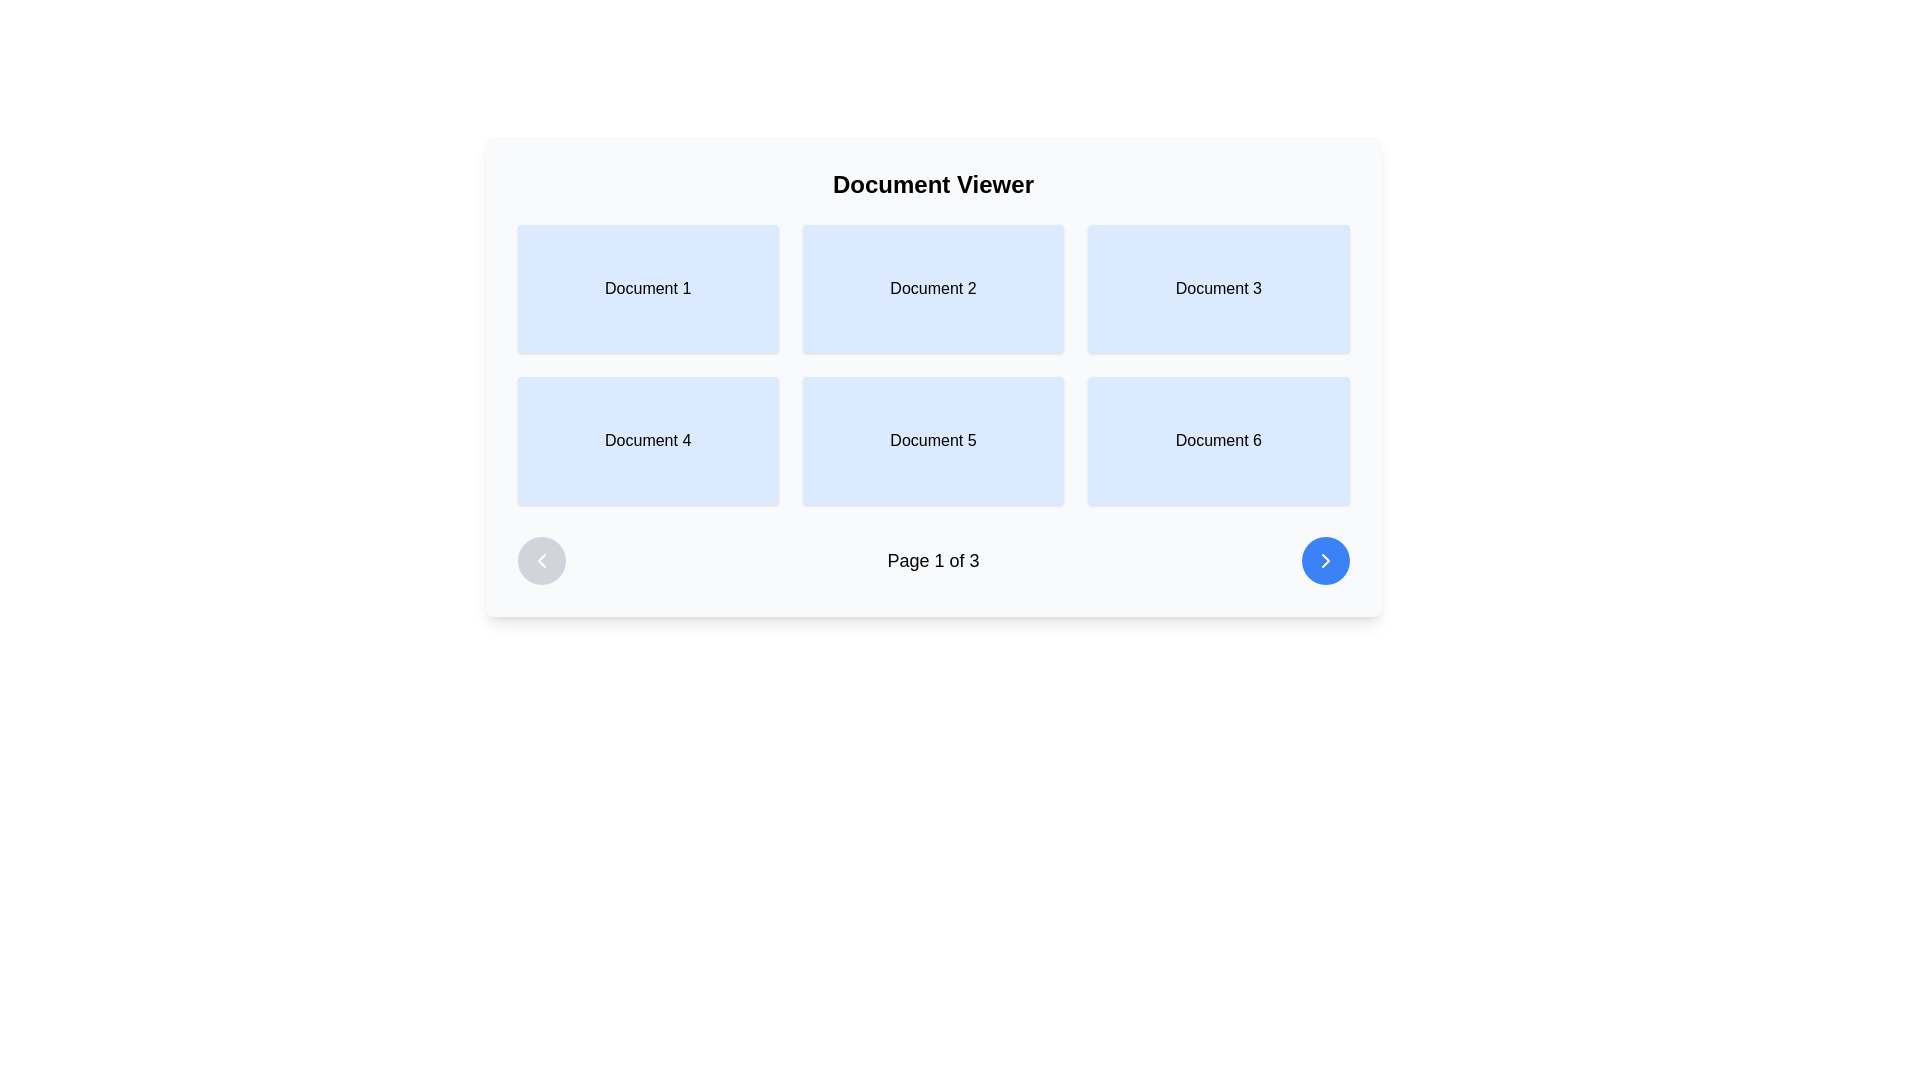  I want to click on the text display element reading 'Page 1 of 3' located at the bottom center of the navigation control bar, so click(932, 560).